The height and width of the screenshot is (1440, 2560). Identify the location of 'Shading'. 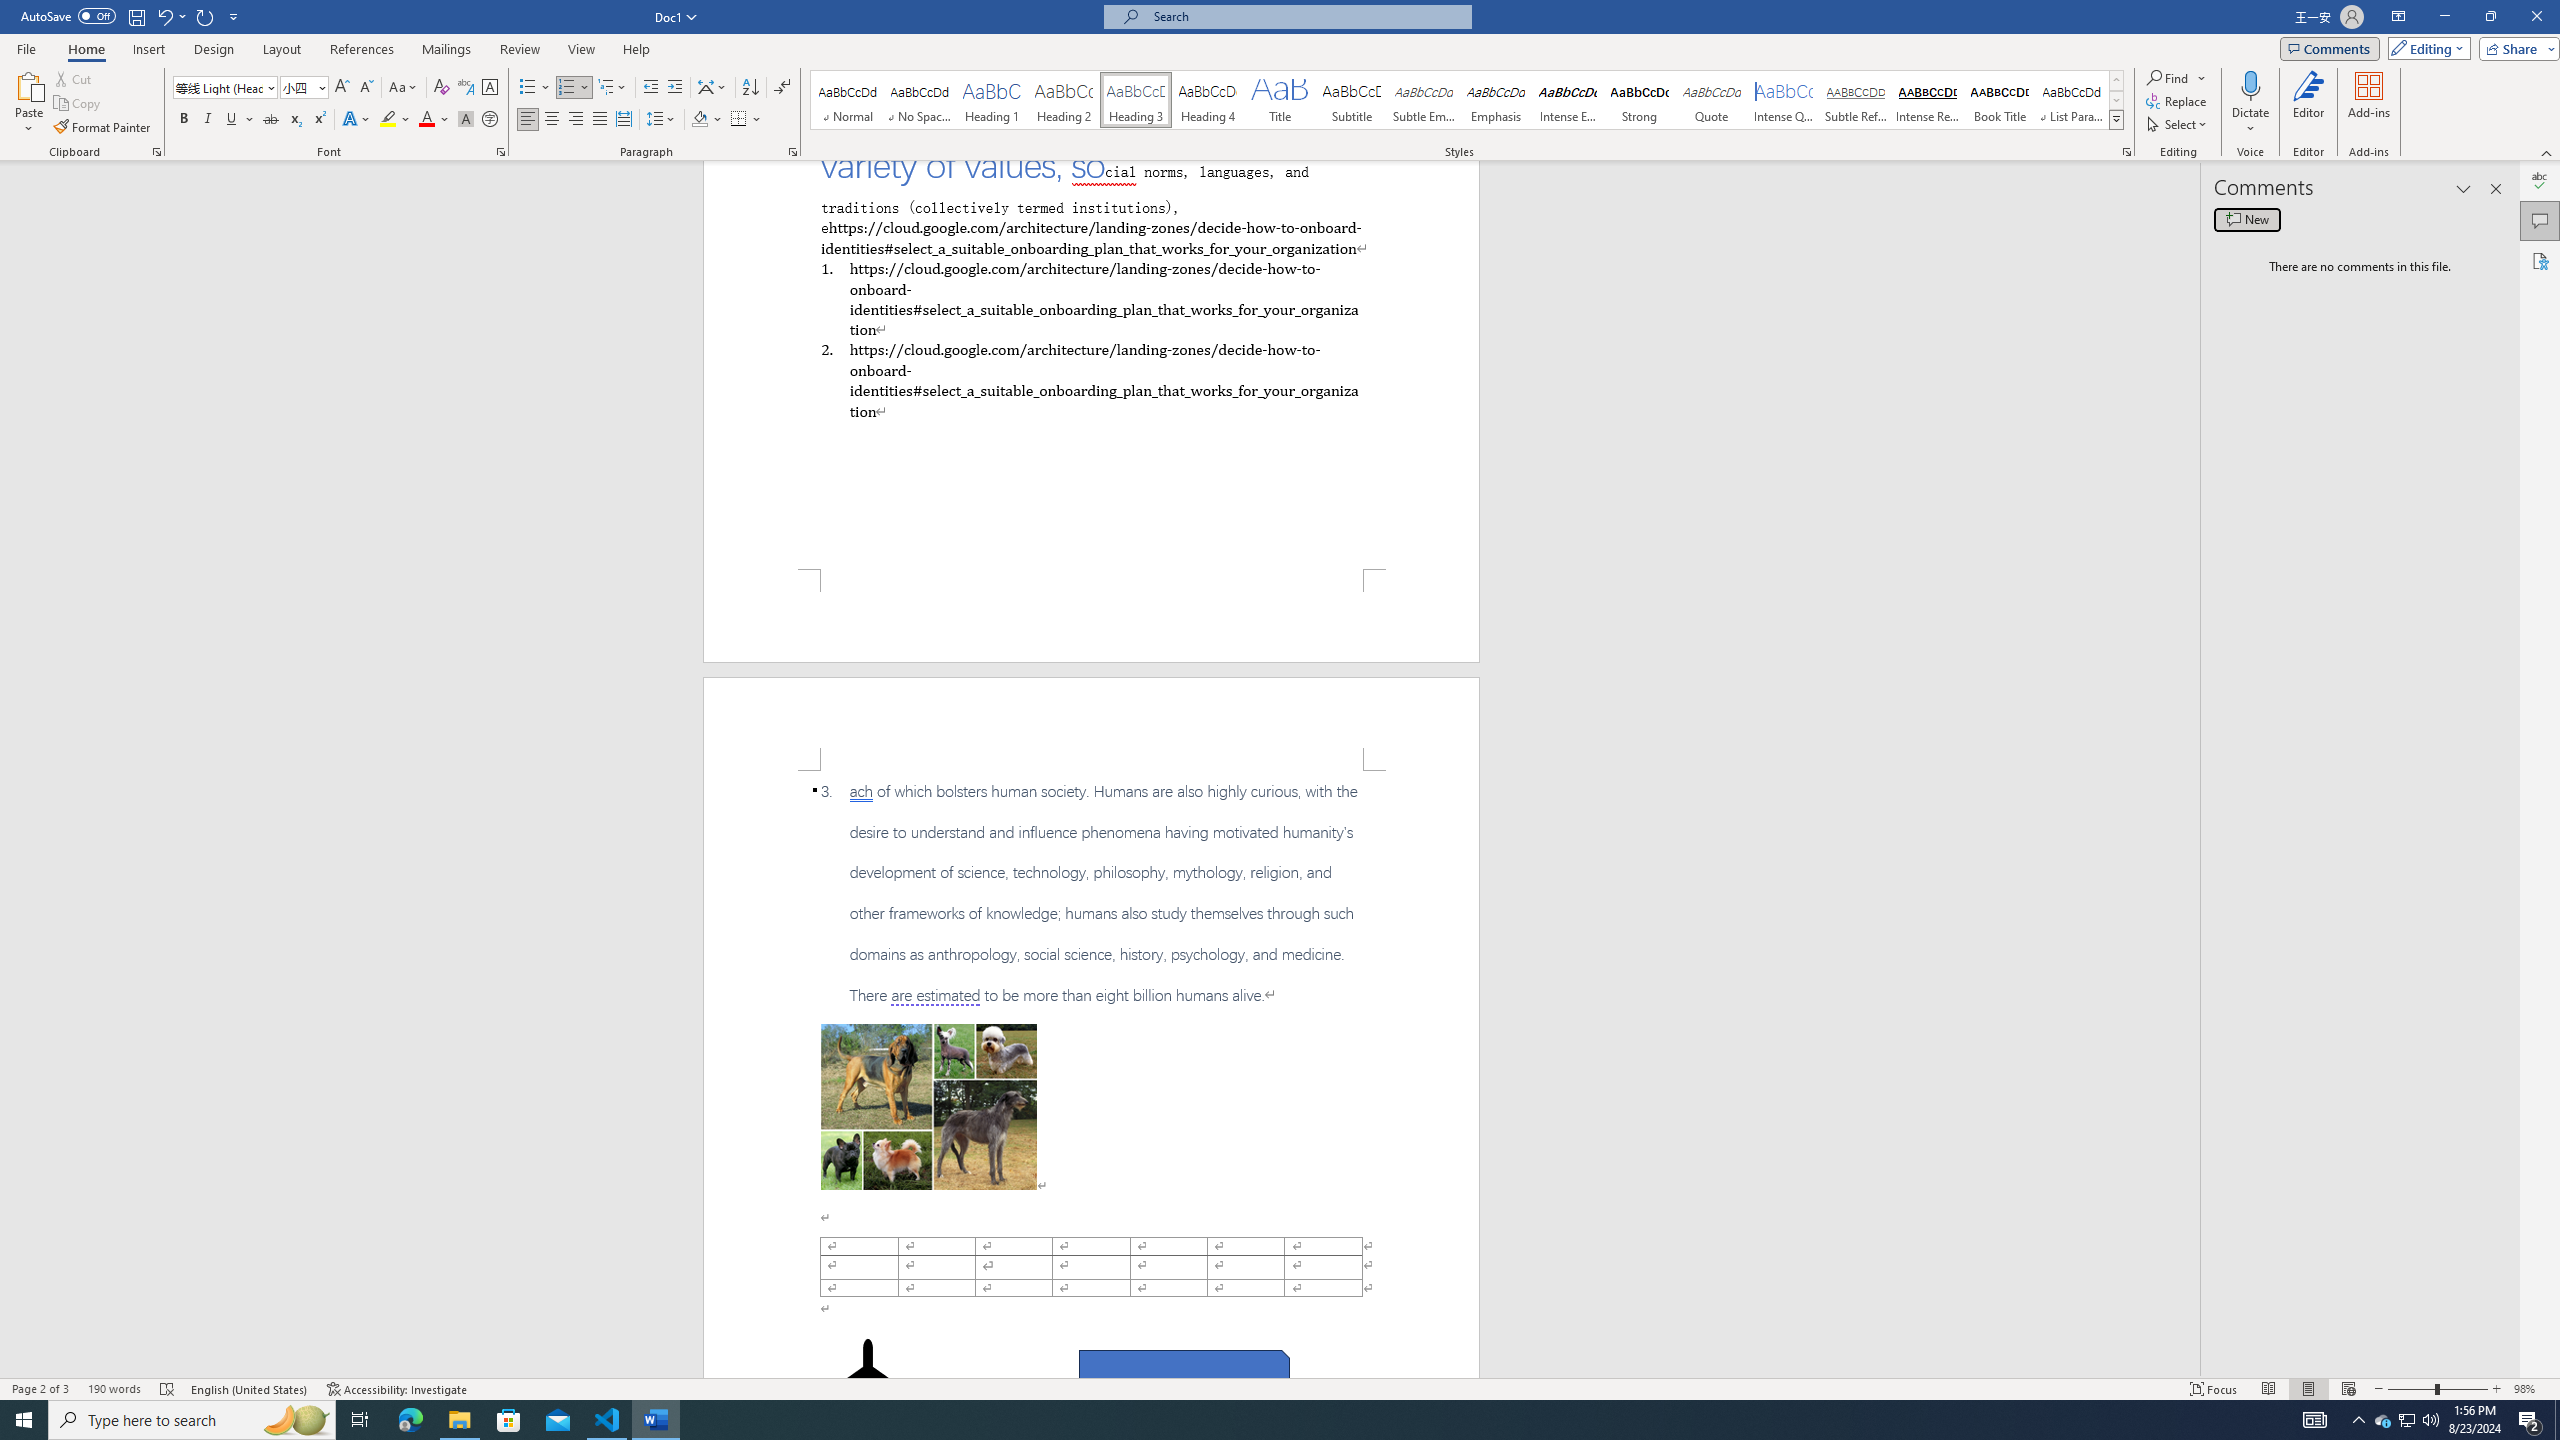
(706, 118).